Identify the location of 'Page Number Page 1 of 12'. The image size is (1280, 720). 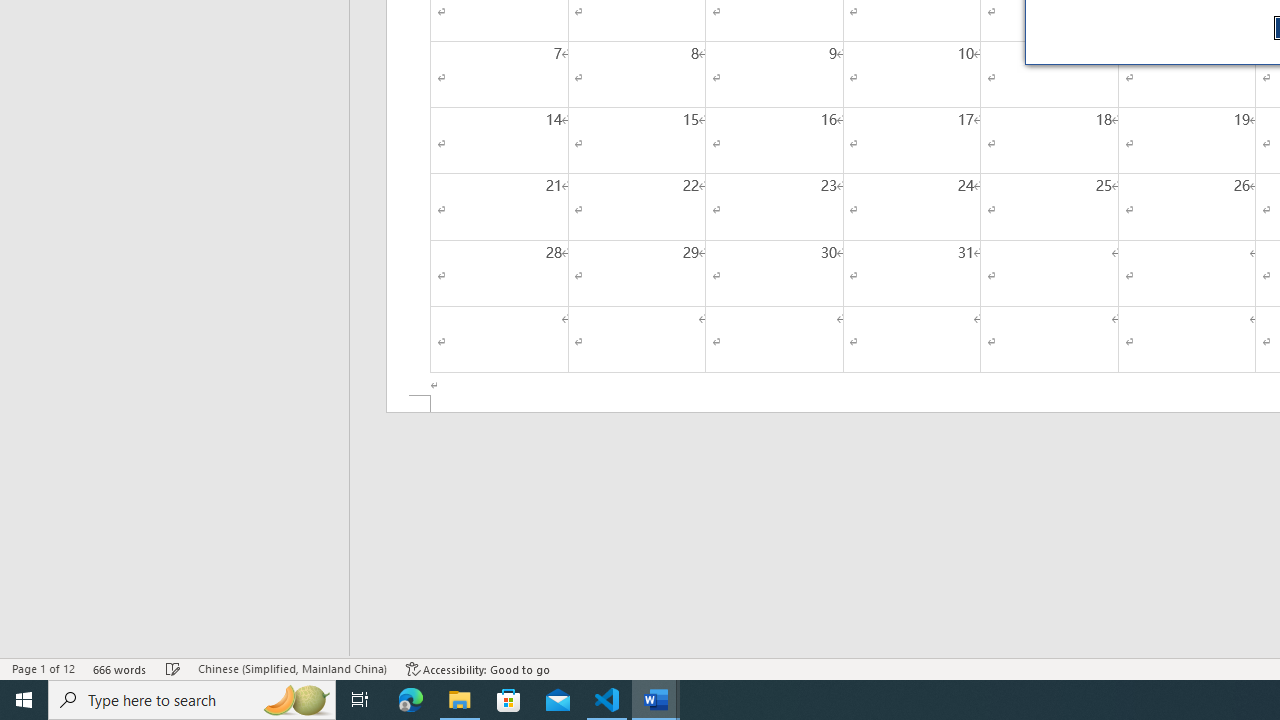
(43, 669).